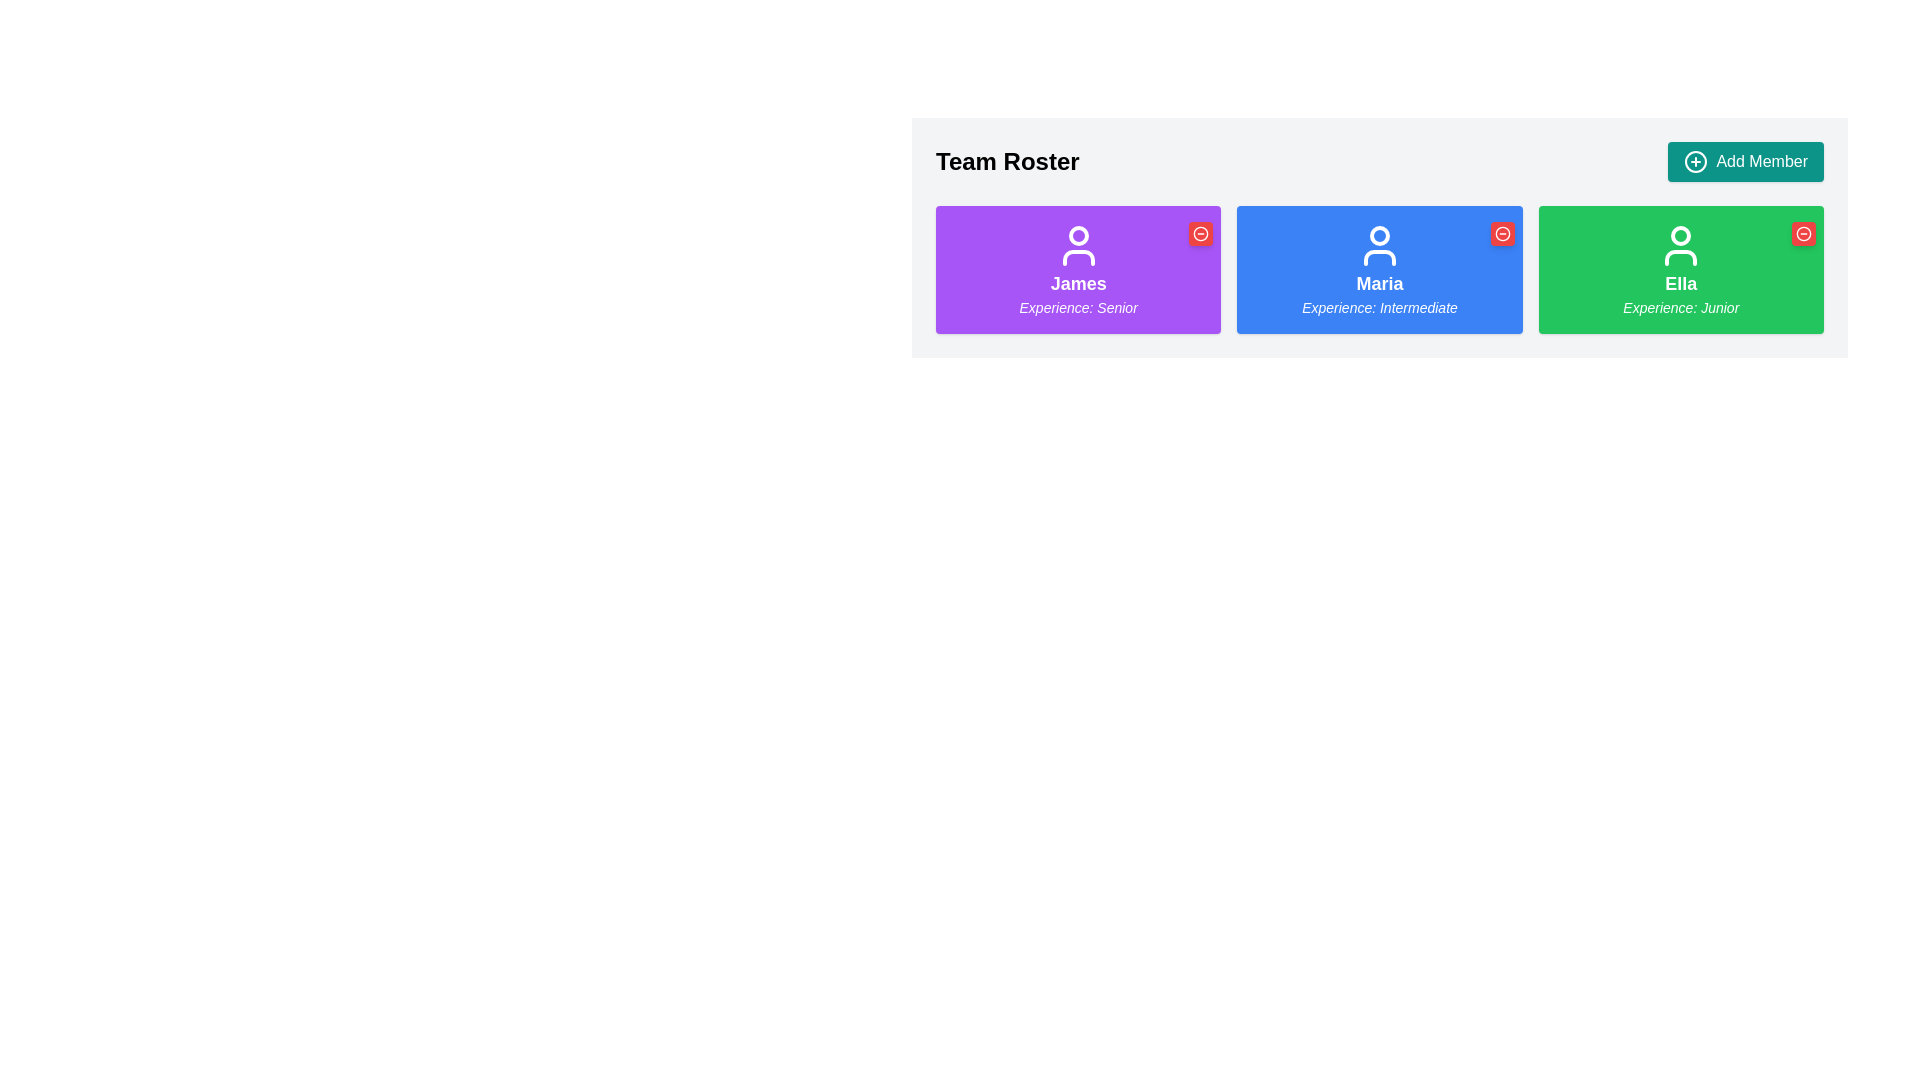 This screenshot has height=1080, width=1920. Describe the element at coordinates (1378, 308) in the screenshot. I see `the Text Label that displays the experience level associated with 'Maria', located in the blue card layout, positioned centrally below 'Maria'` at that location.